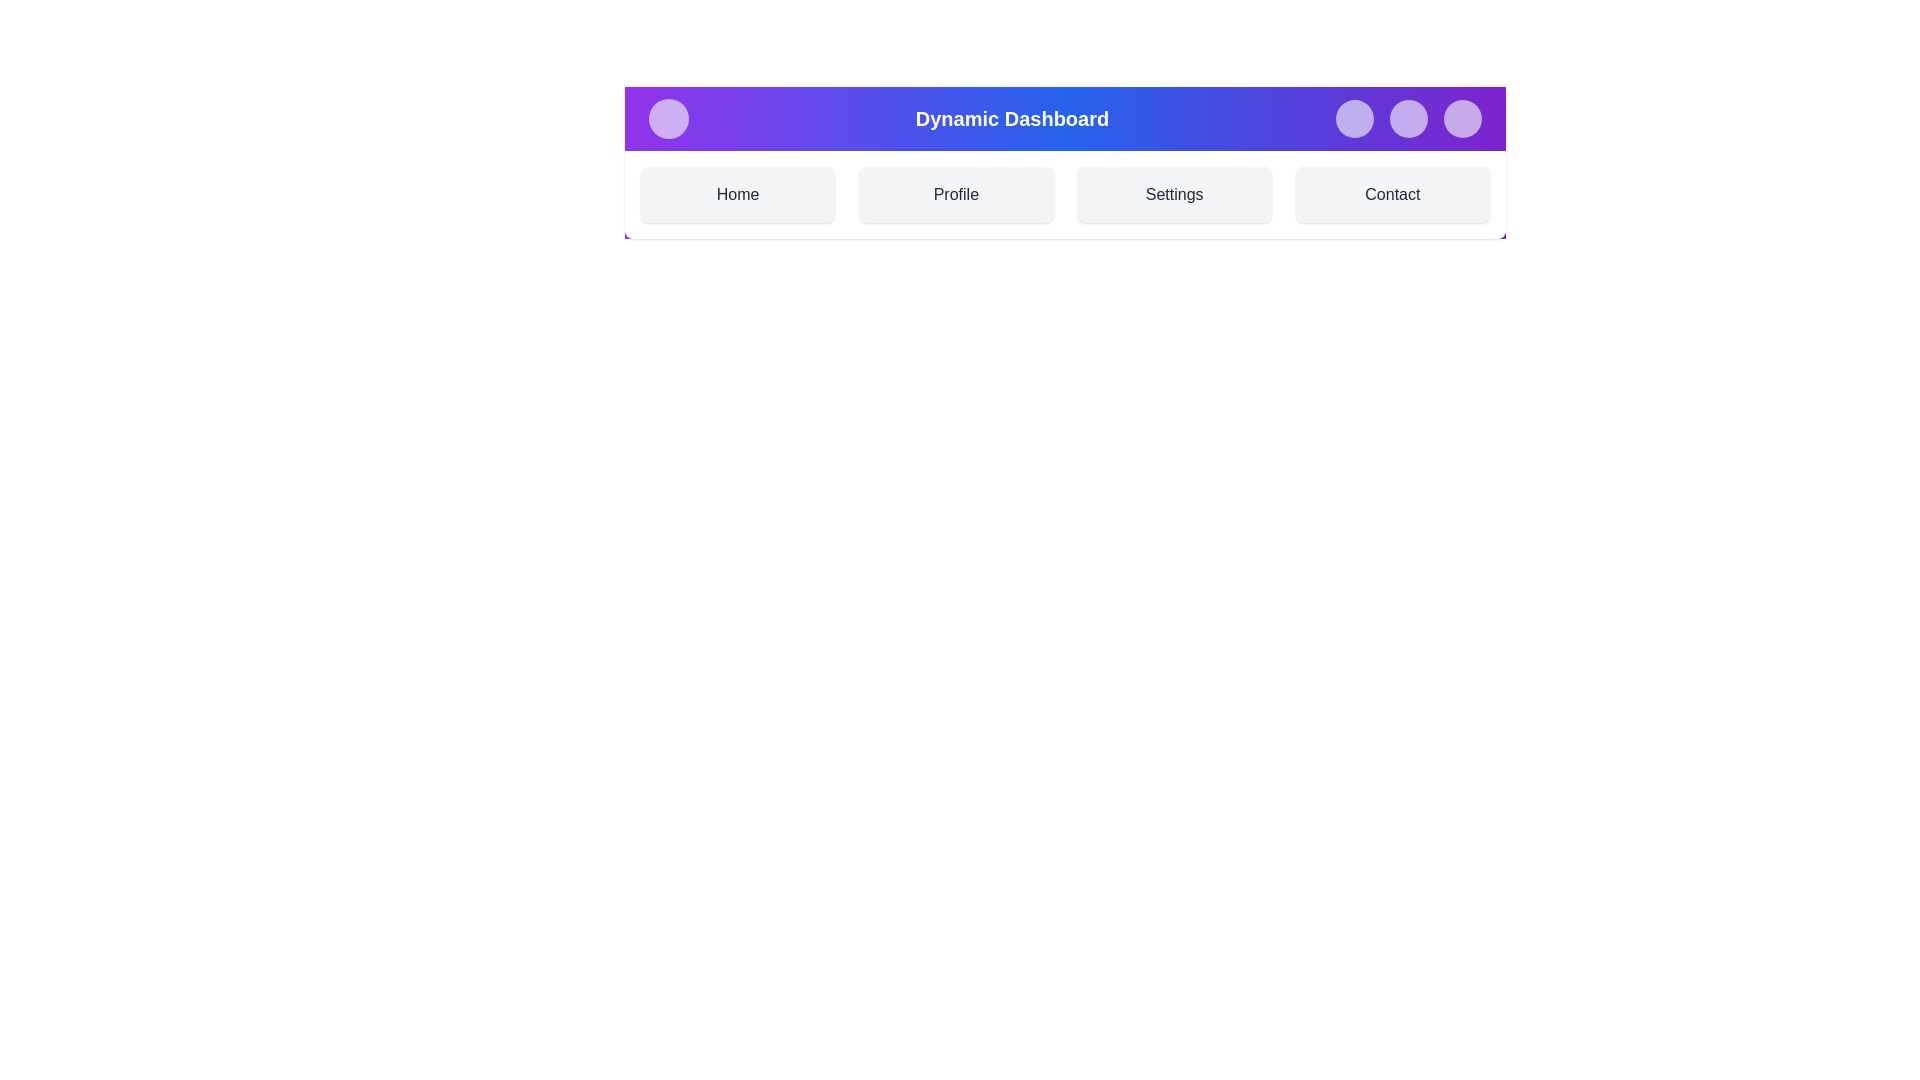 Image resolution: width=1920 pixels, height=1080 pixels. Describe the element at coordinates (1354, 119) in the screenshot. I see `search button in the top-right corner` at that location.